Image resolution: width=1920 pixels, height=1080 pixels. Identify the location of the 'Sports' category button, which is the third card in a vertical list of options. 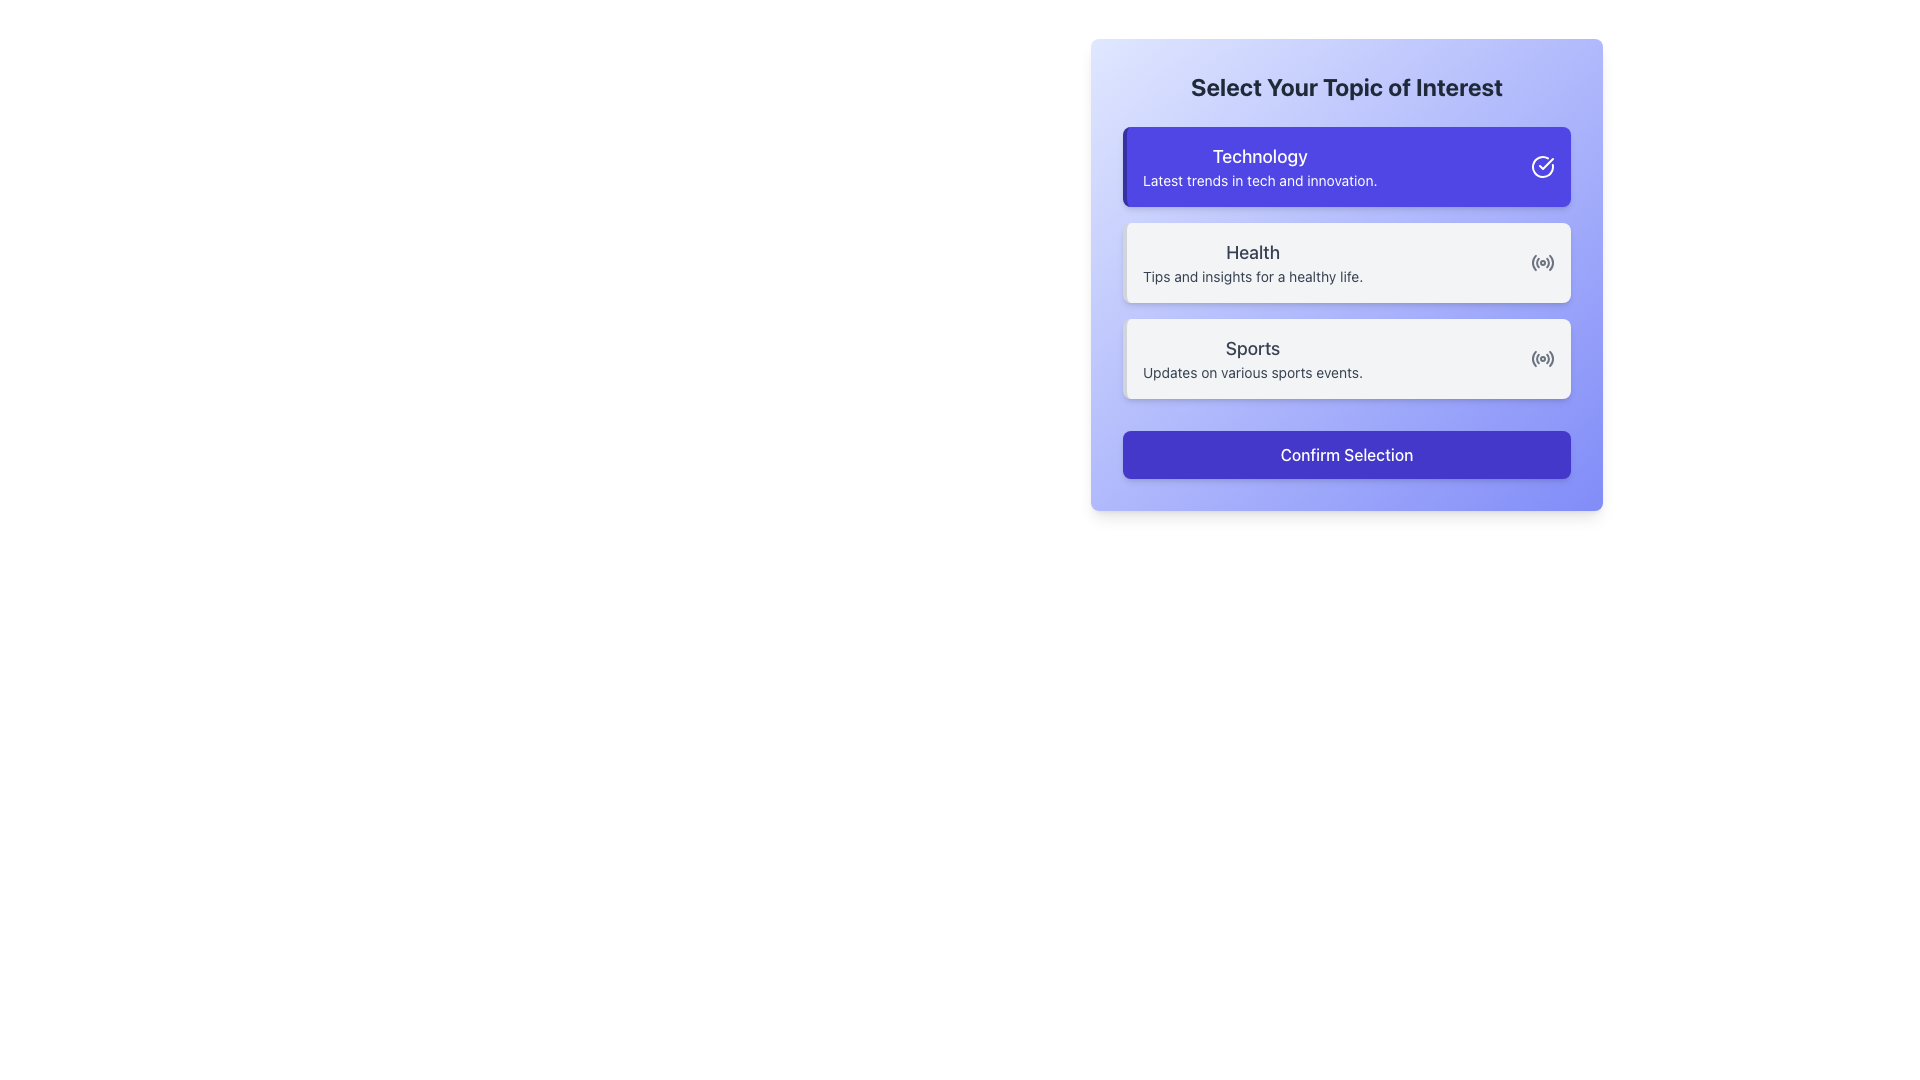
(1347, 357).